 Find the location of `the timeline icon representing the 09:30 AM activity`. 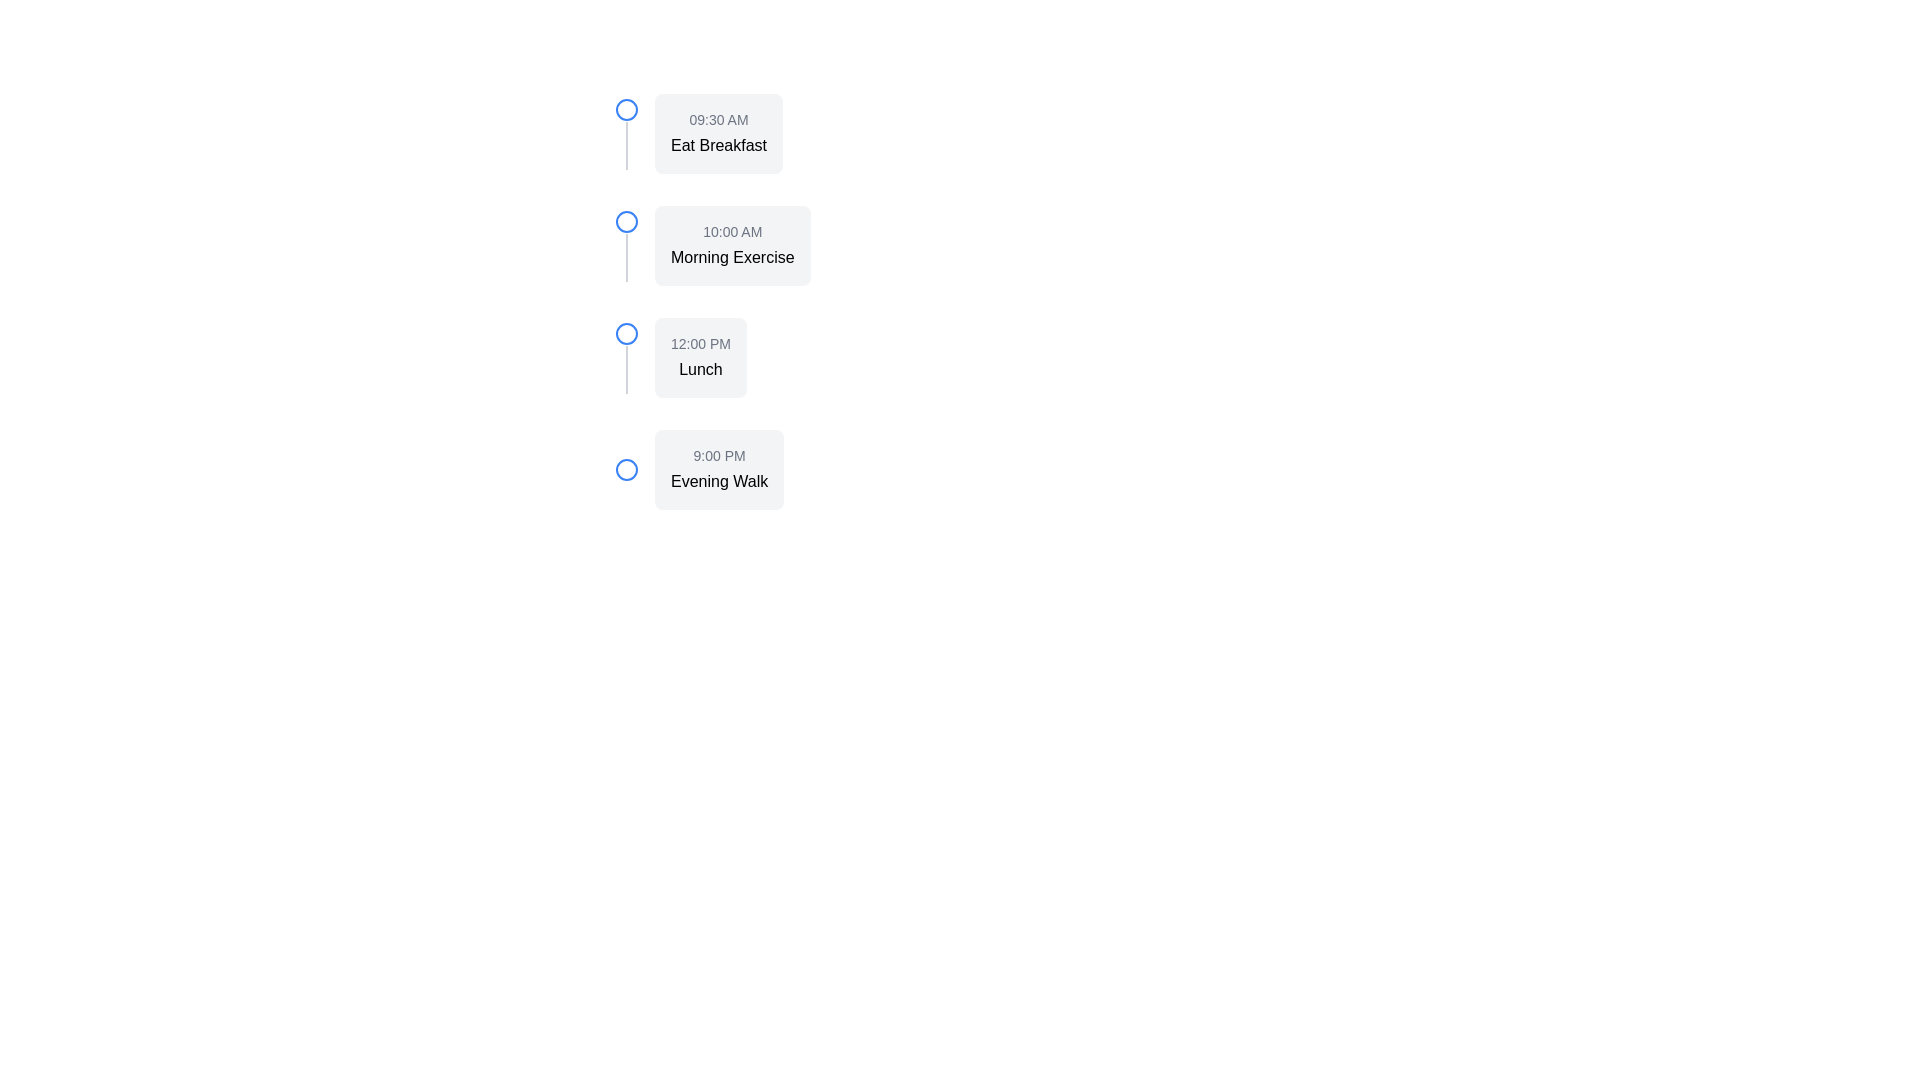

the timeline icon representing the 09:30 AM activity is located at coordinates (626, 110).